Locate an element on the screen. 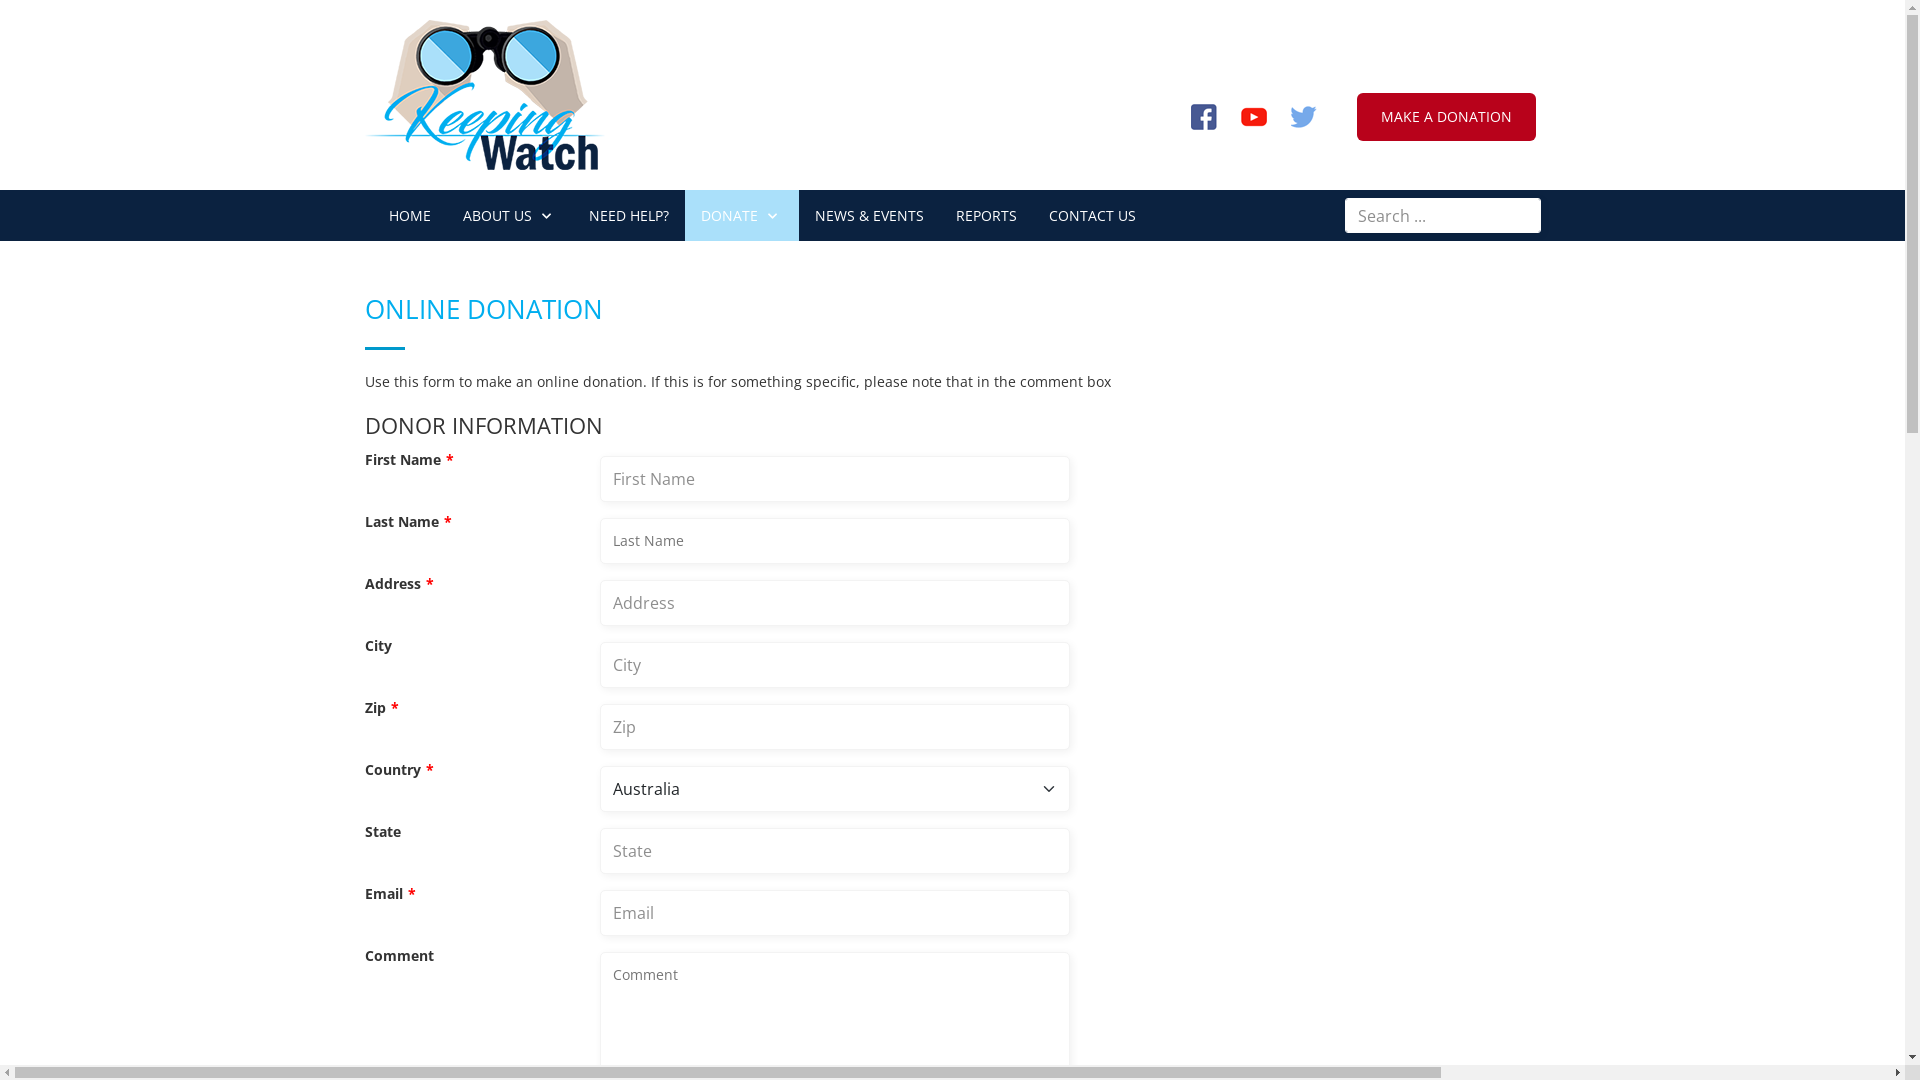  'REPORTS' is located at coordinates (939, 215).